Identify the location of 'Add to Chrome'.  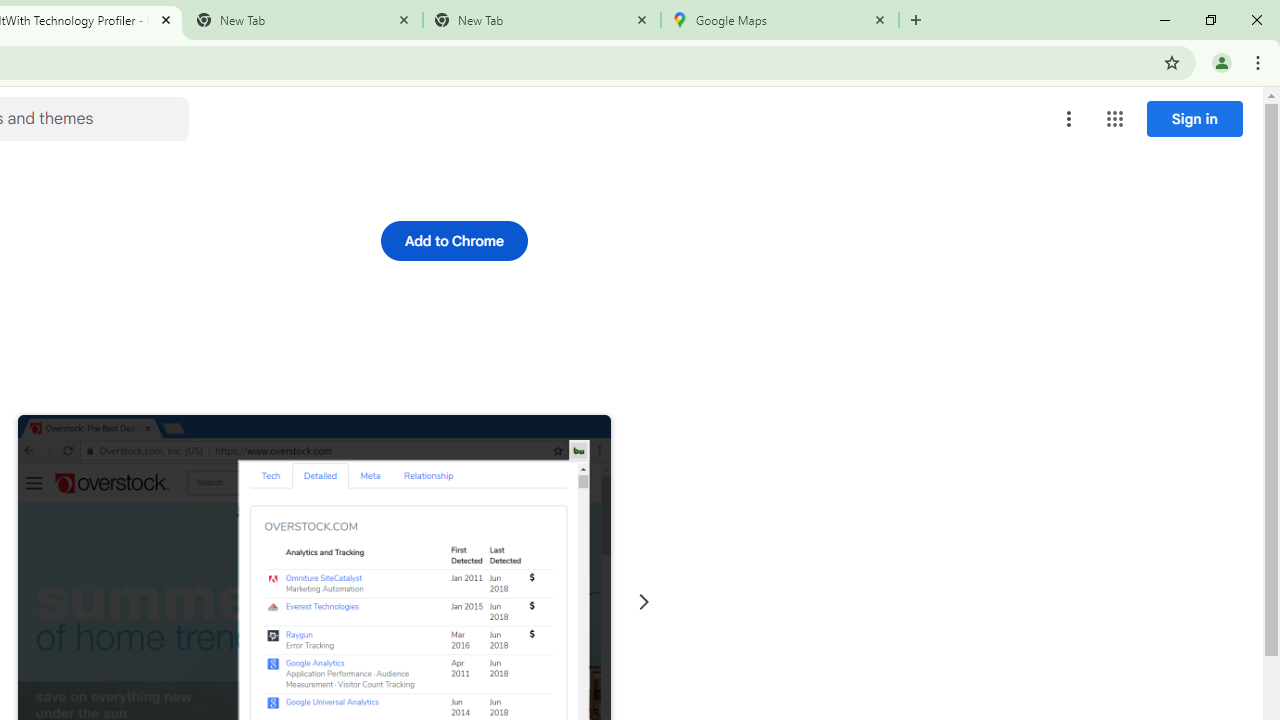
(452, 239).